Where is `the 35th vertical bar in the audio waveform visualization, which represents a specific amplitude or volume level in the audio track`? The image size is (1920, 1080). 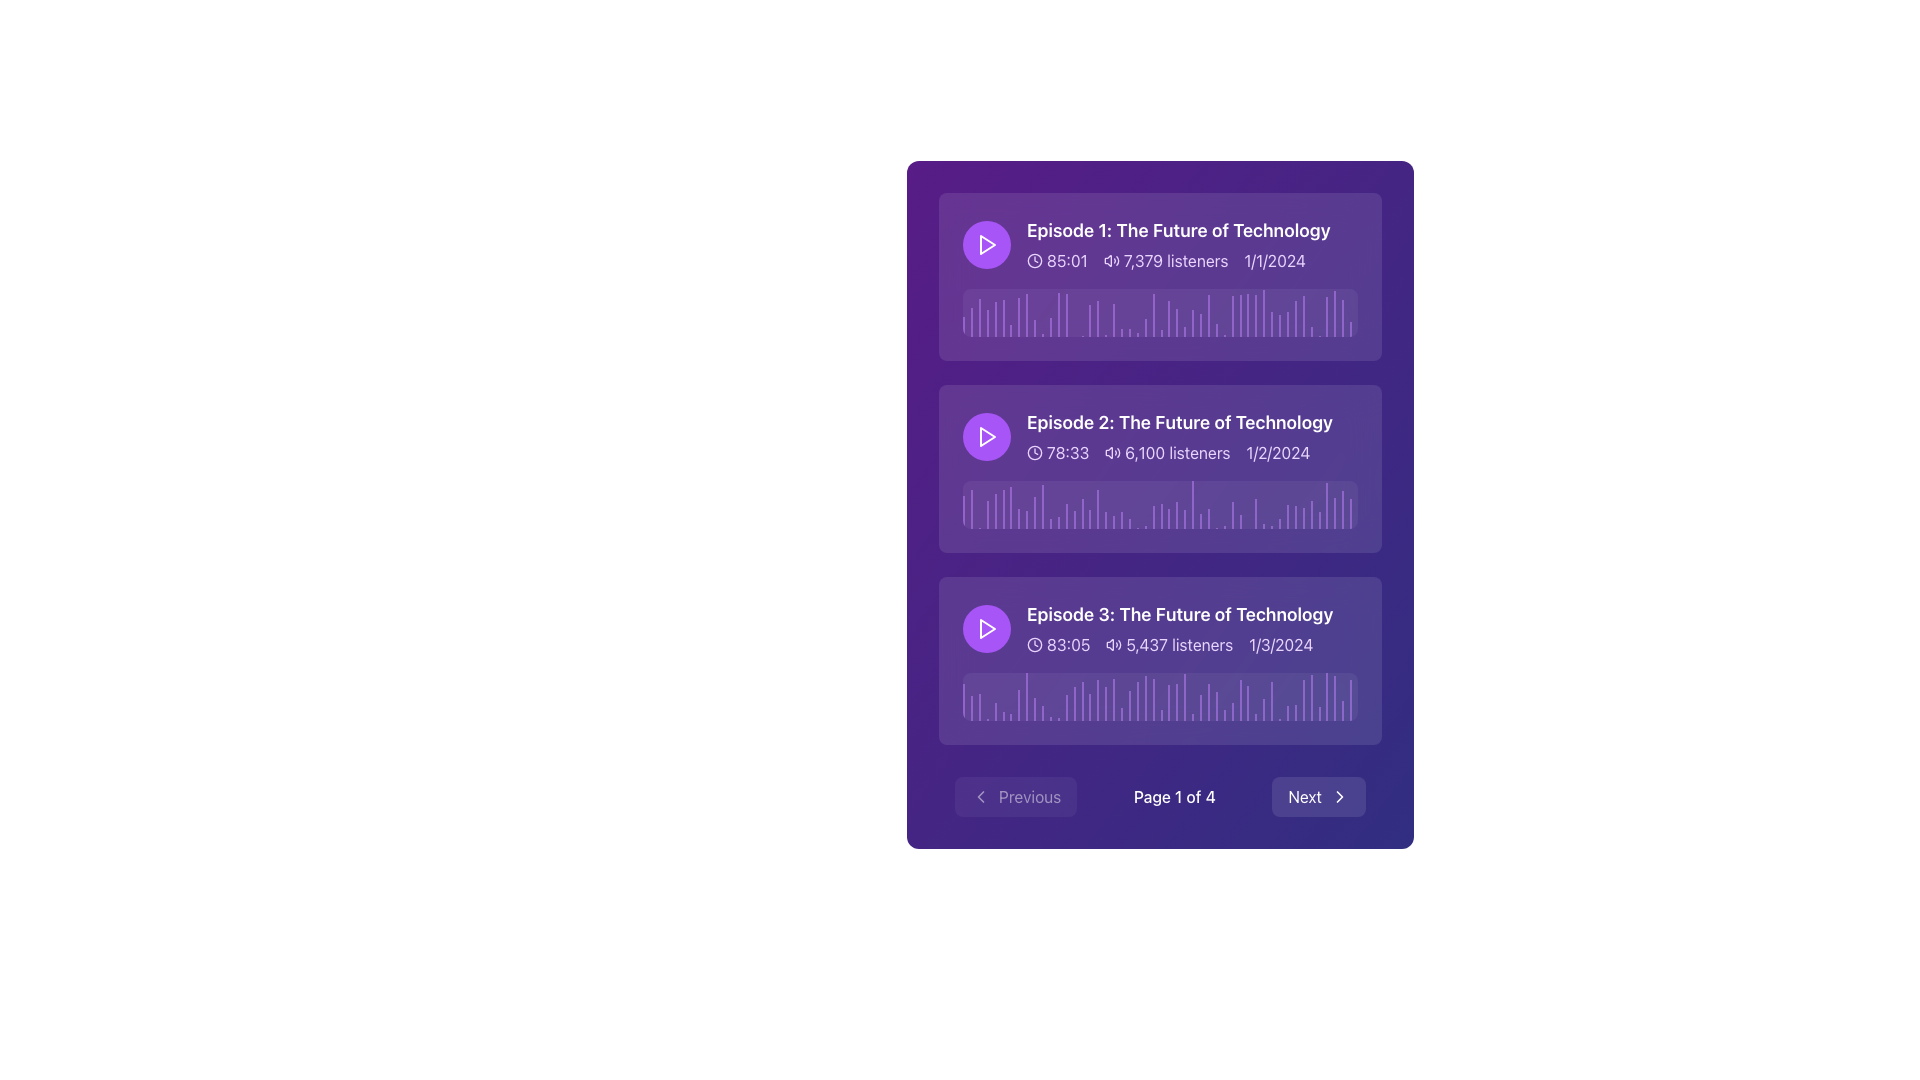 the 35th vertical bar in the audio waveform visualization, which represents a specific amplitude or volume level in the audio track is located at coordinates (1231, 514).